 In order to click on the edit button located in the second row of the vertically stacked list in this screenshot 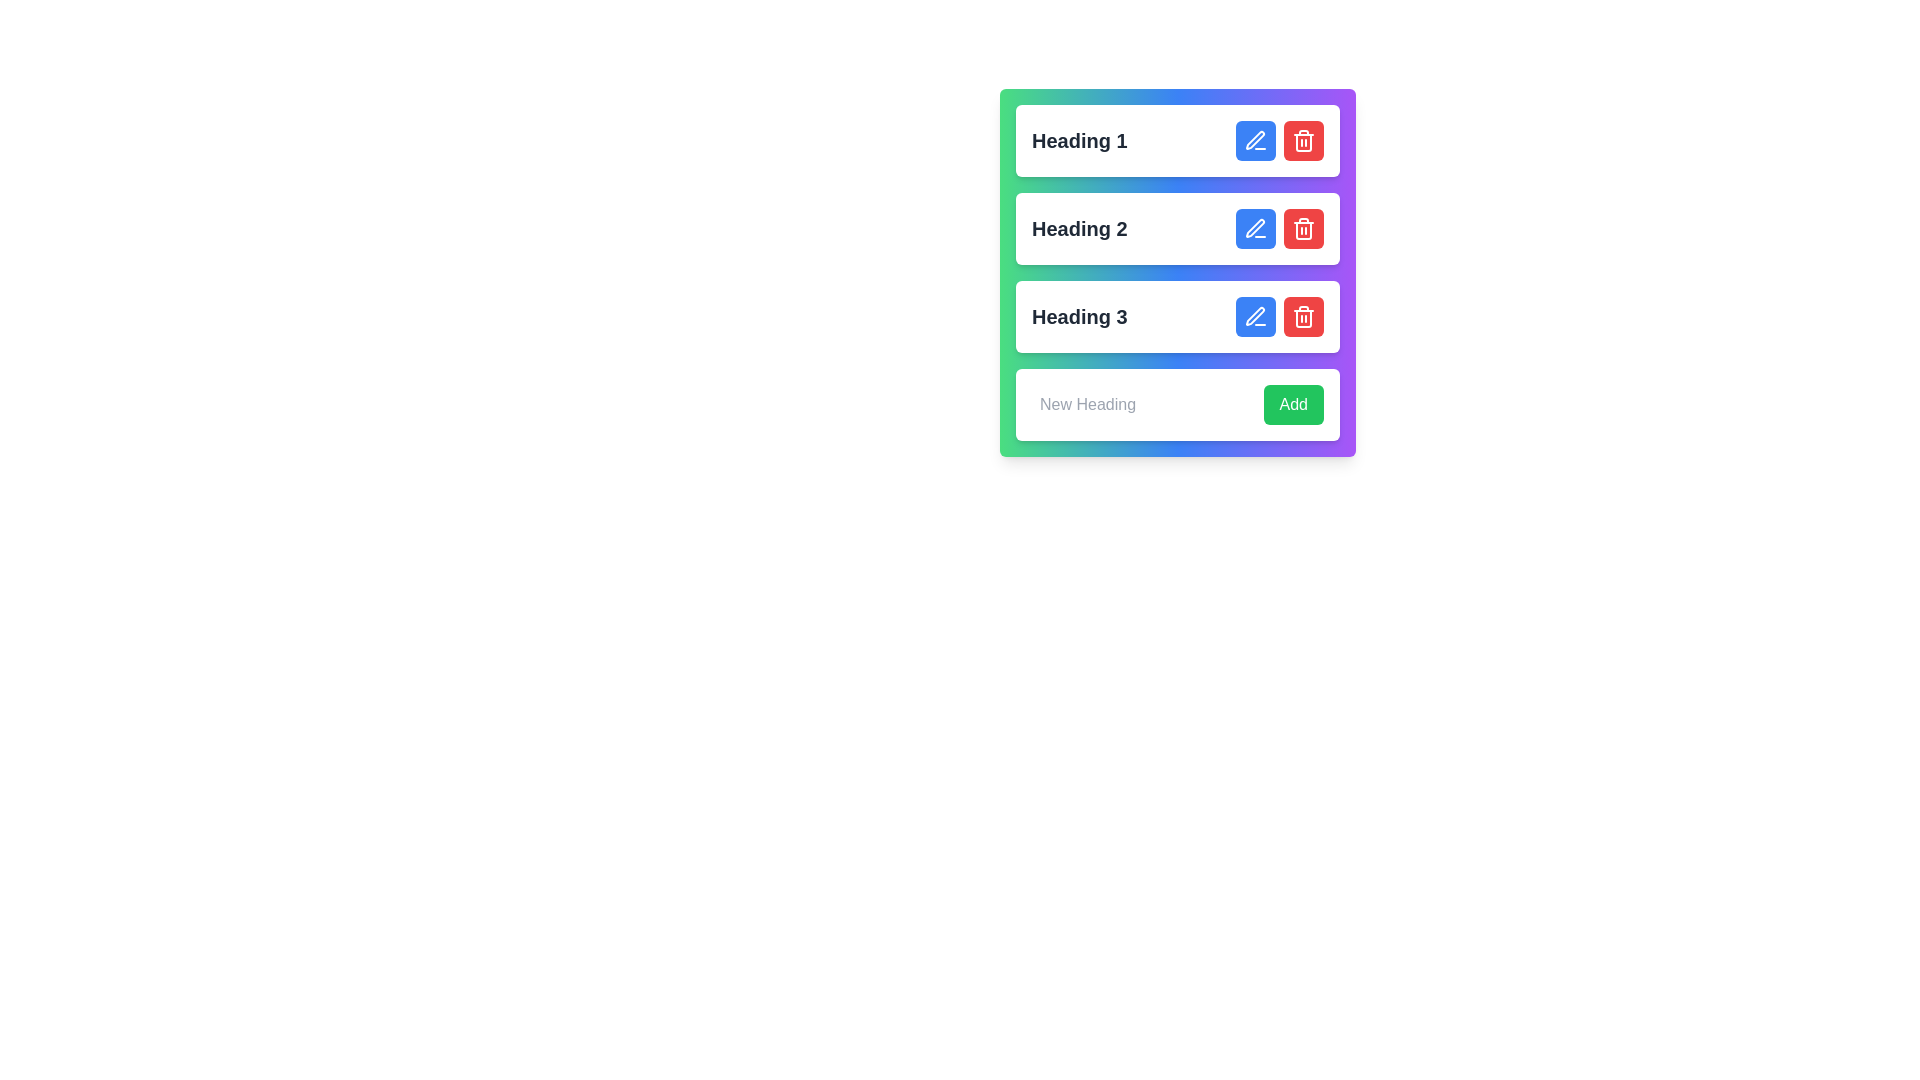, I will do `click(1255, 227)`.